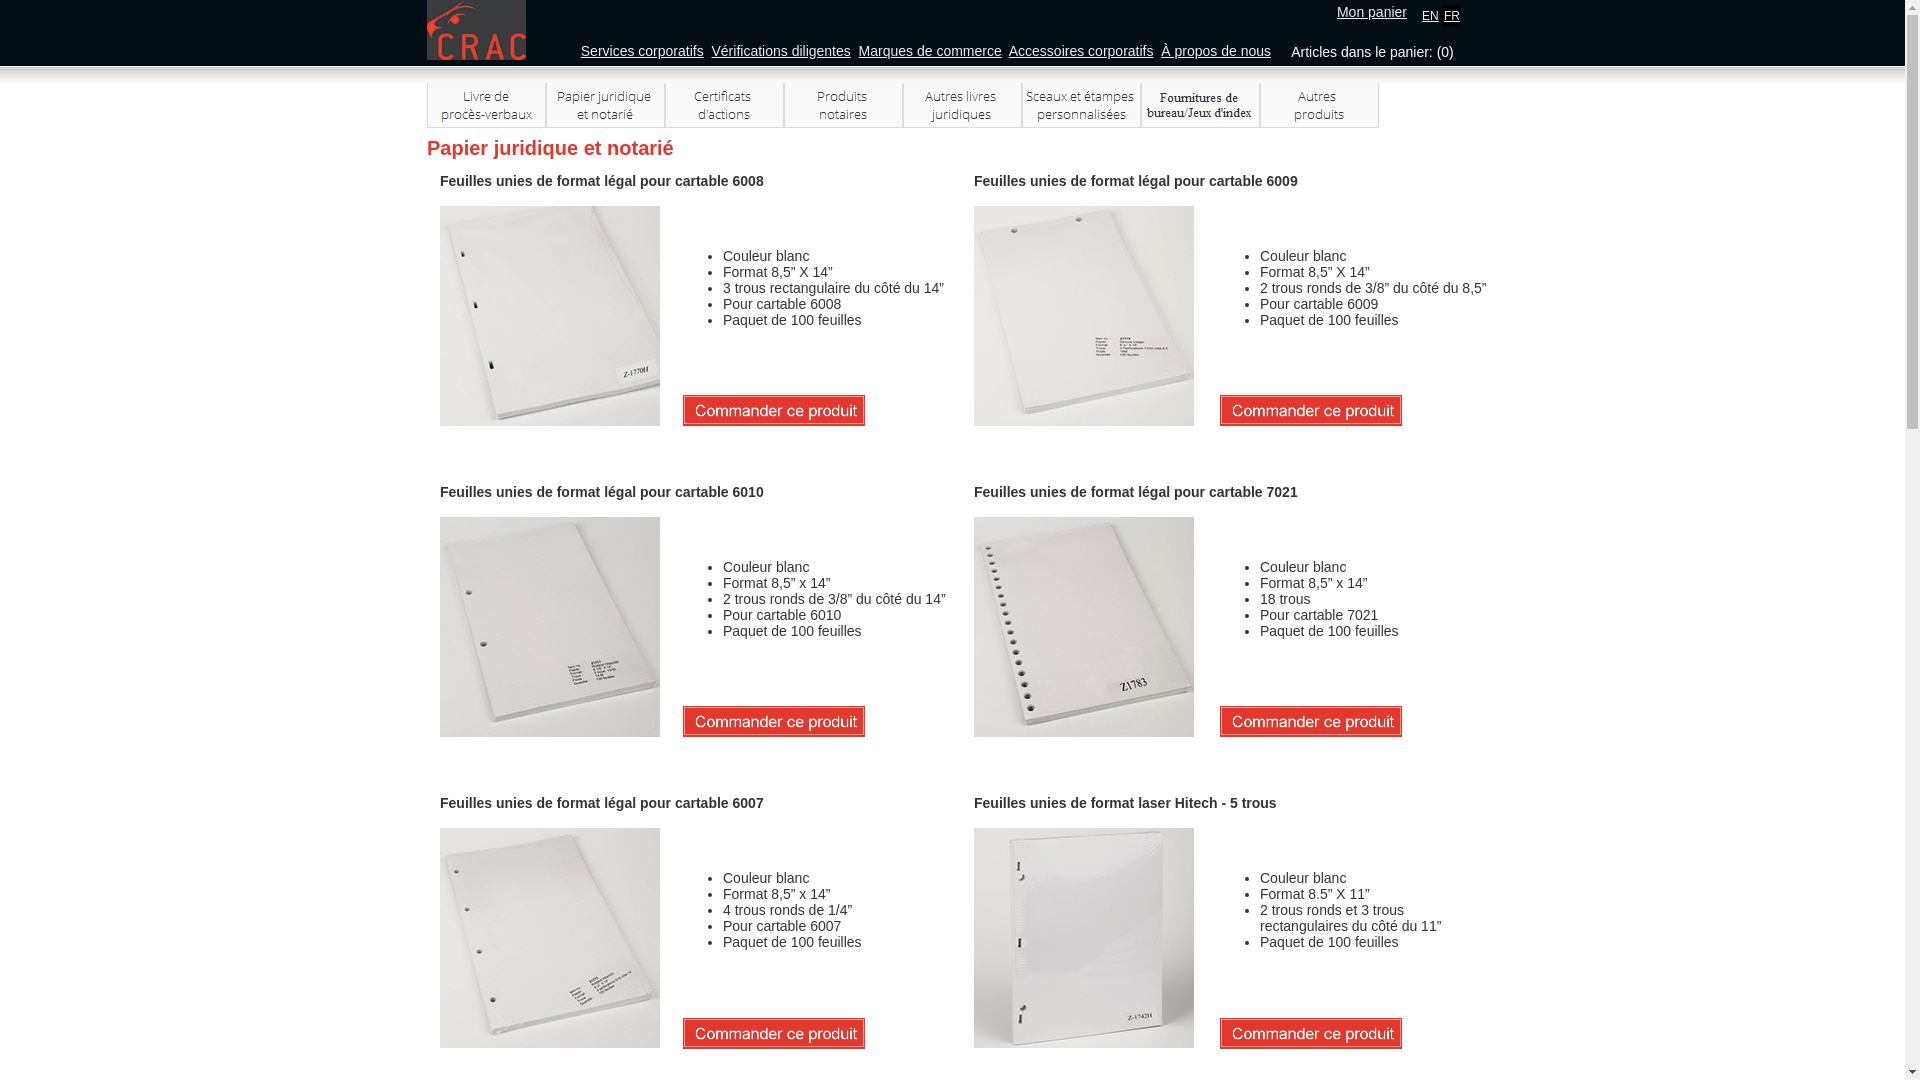 The image size is (1920, 1080). I want to click on 'Commander ce produit', so click(1310, 1033).